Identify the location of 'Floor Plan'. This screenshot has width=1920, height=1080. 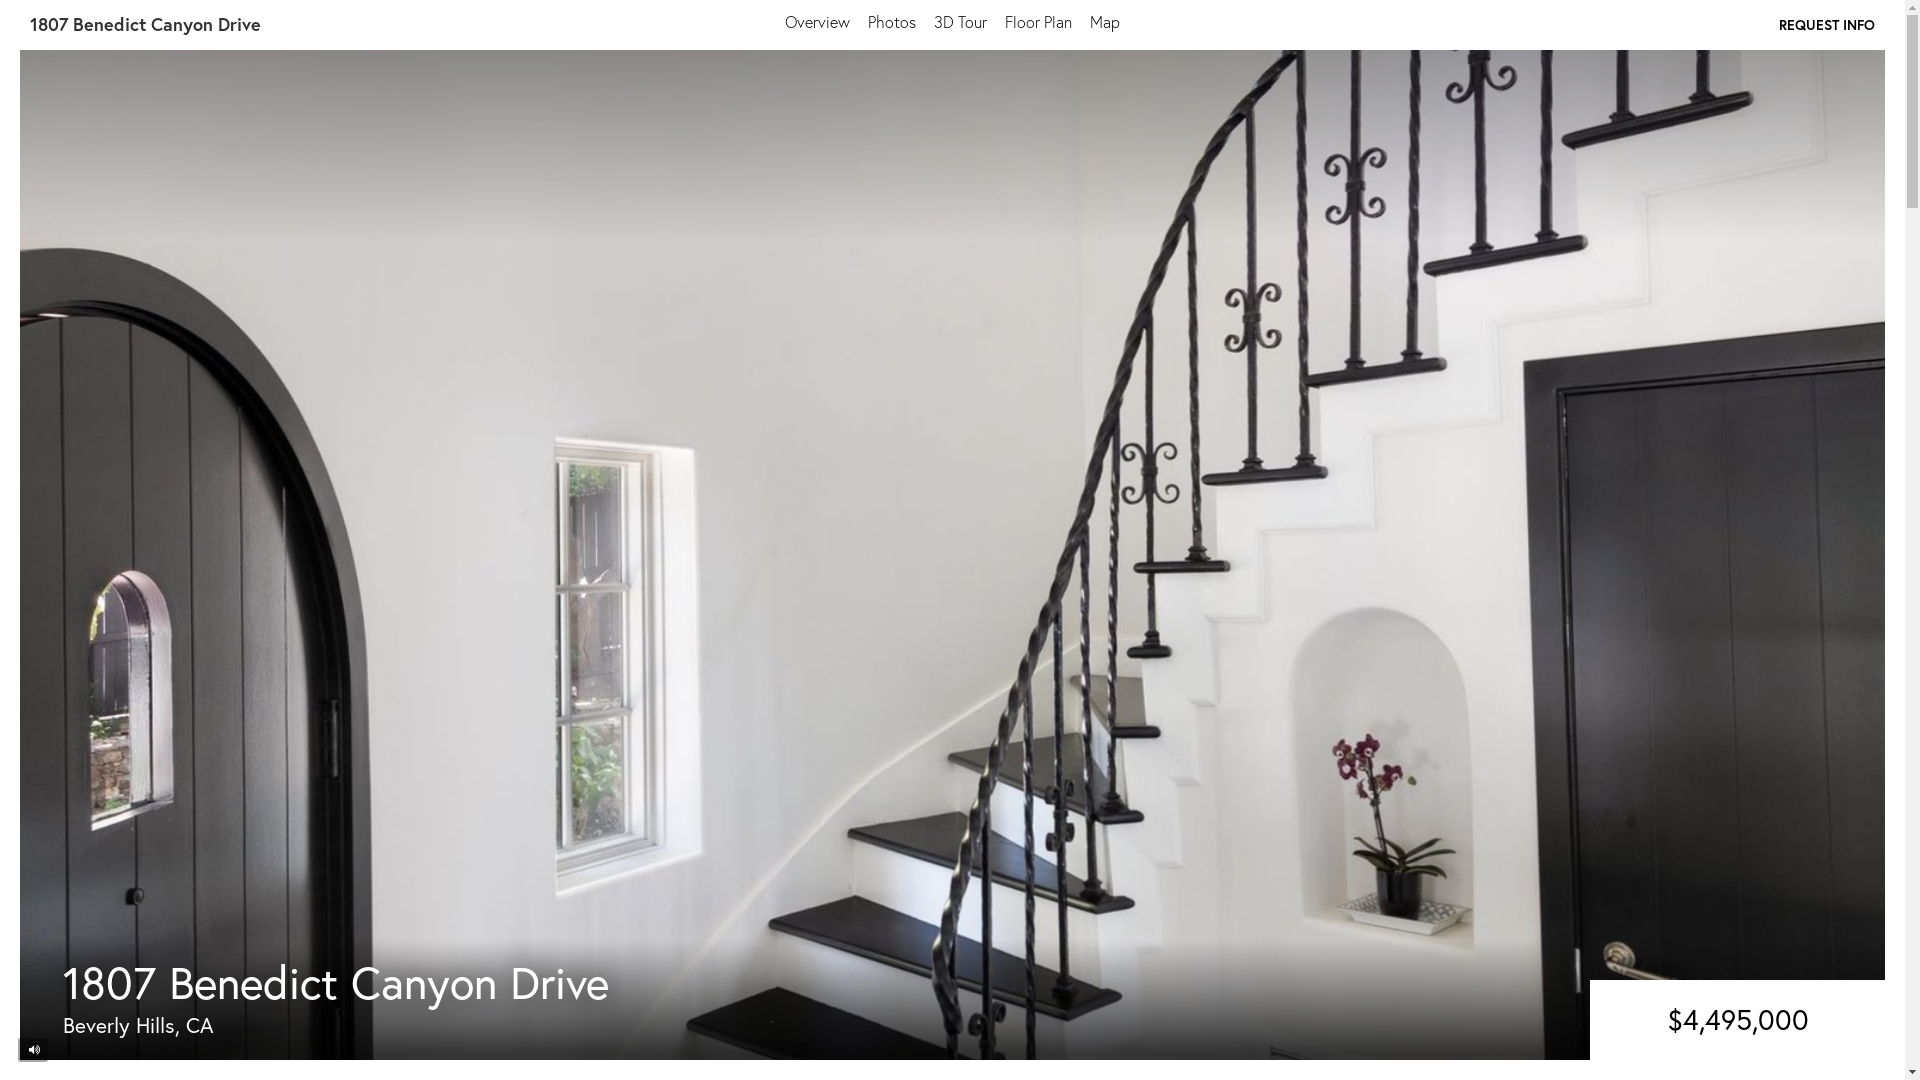
(1038, 21).